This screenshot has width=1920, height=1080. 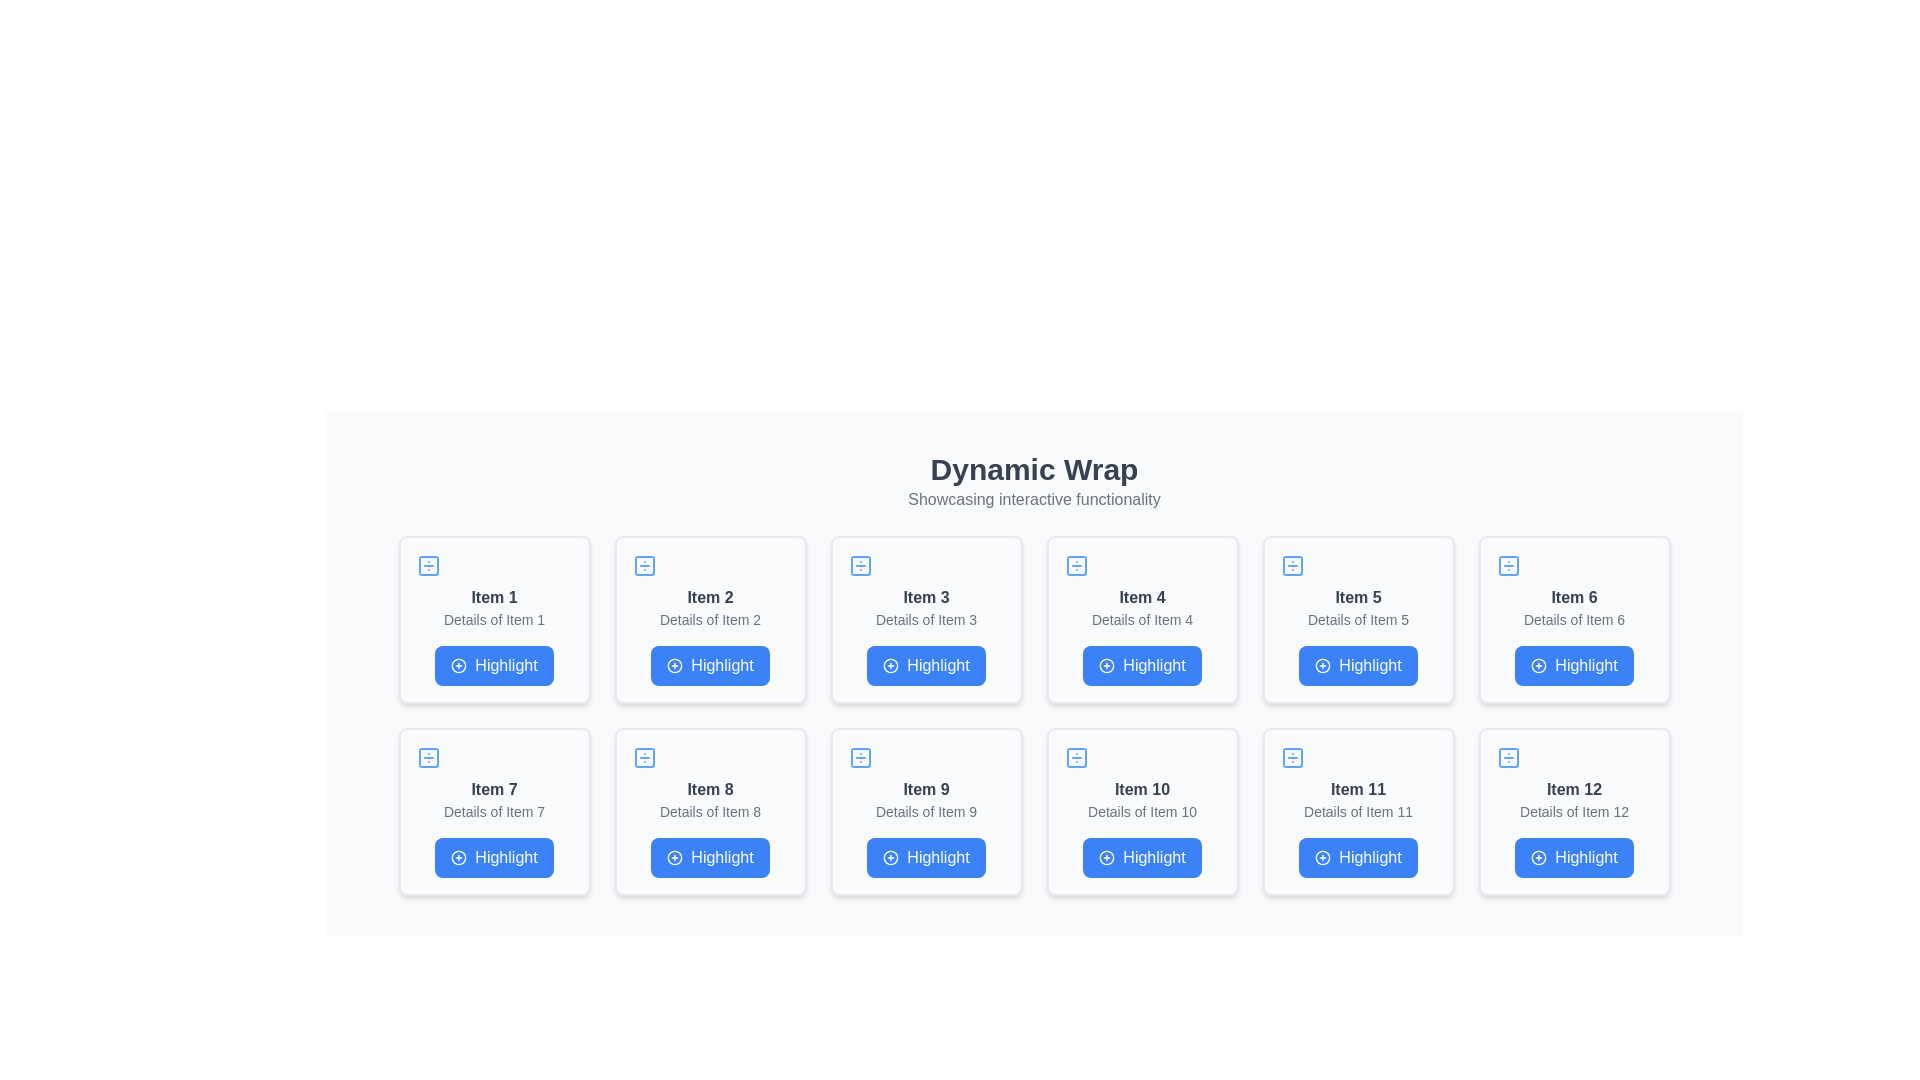 What do you see at coordinates (1573, 619) in the screenshot?
I see `the text label providing additional information about 'Item 6' located in the card-based layout, positioned below the main title and above the blue 'Highlight' button` at bounding box center [1573, 619].